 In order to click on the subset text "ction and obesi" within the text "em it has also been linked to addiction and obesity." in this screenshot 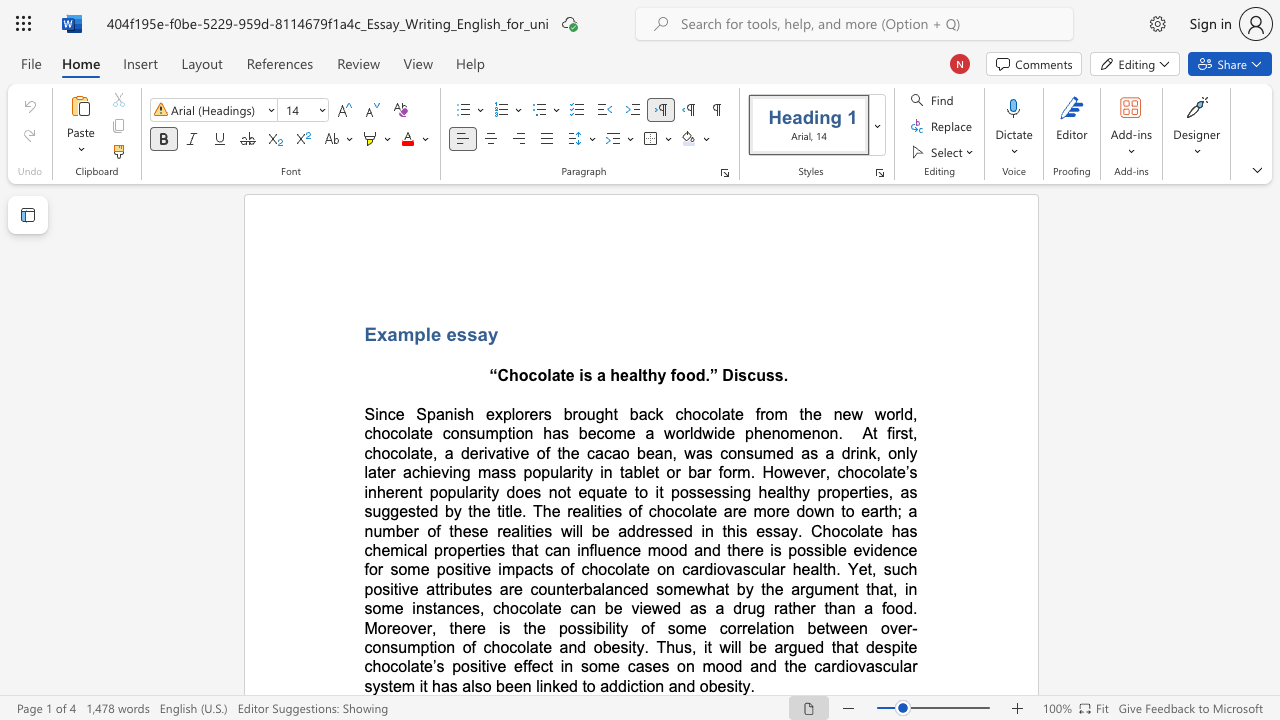, I will do `click(629, 685)`.